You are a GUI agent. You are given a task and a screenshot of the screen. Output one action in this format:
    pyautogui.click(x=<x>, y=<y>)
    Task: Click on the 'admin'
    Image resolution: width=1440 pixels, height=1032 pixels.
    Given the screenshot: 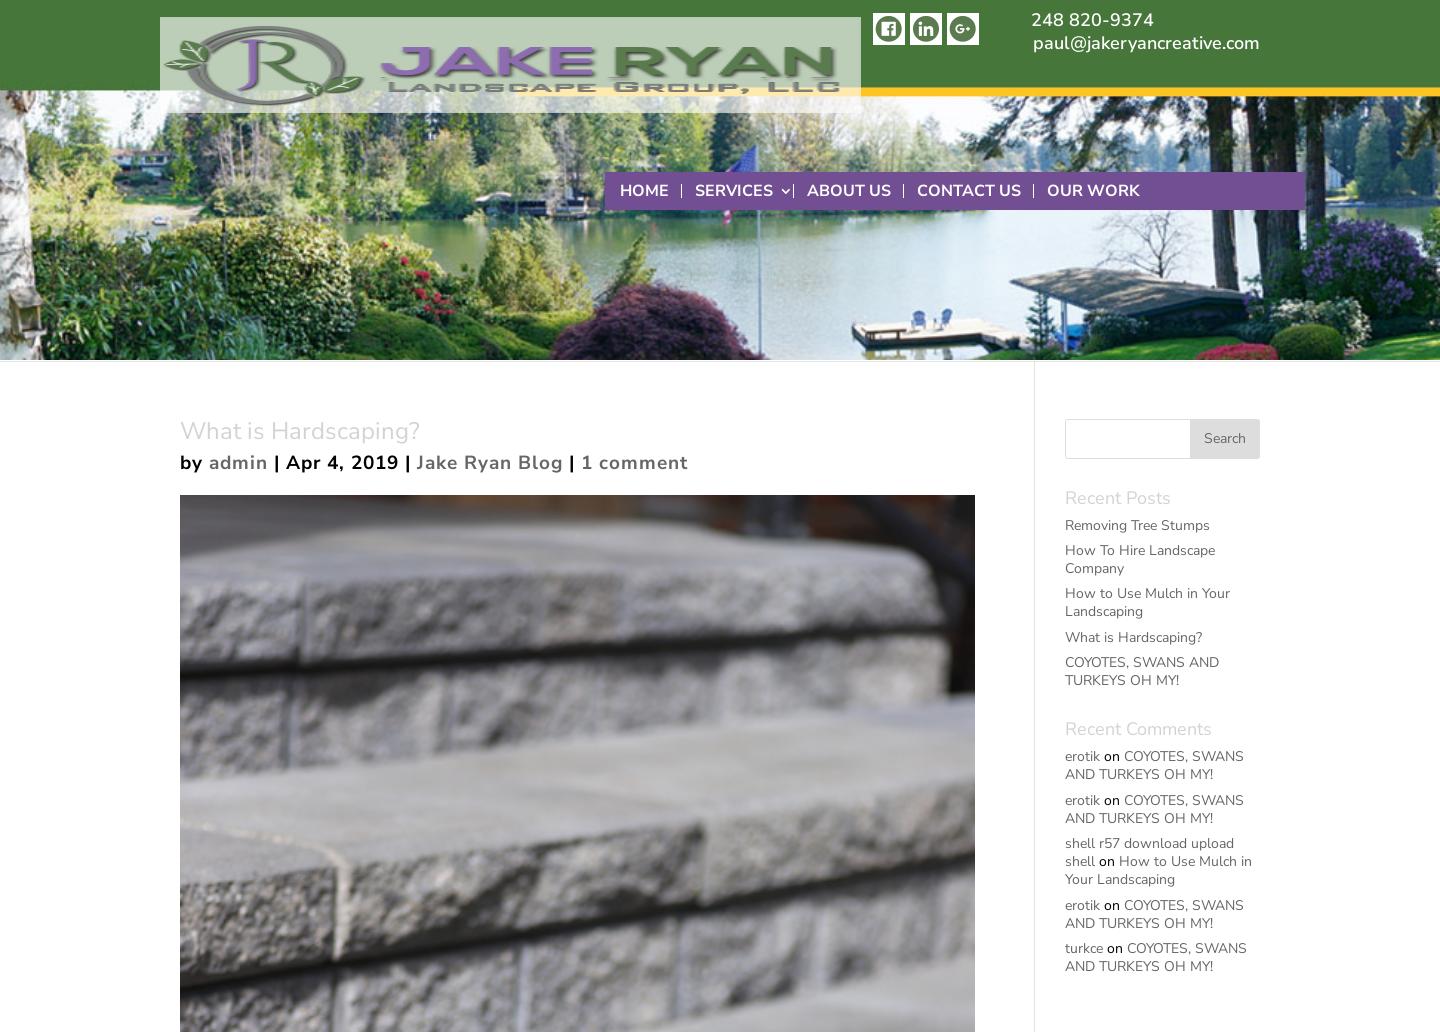 What is the action you would take?
    pyautogui.click(x=238, y=461)
    